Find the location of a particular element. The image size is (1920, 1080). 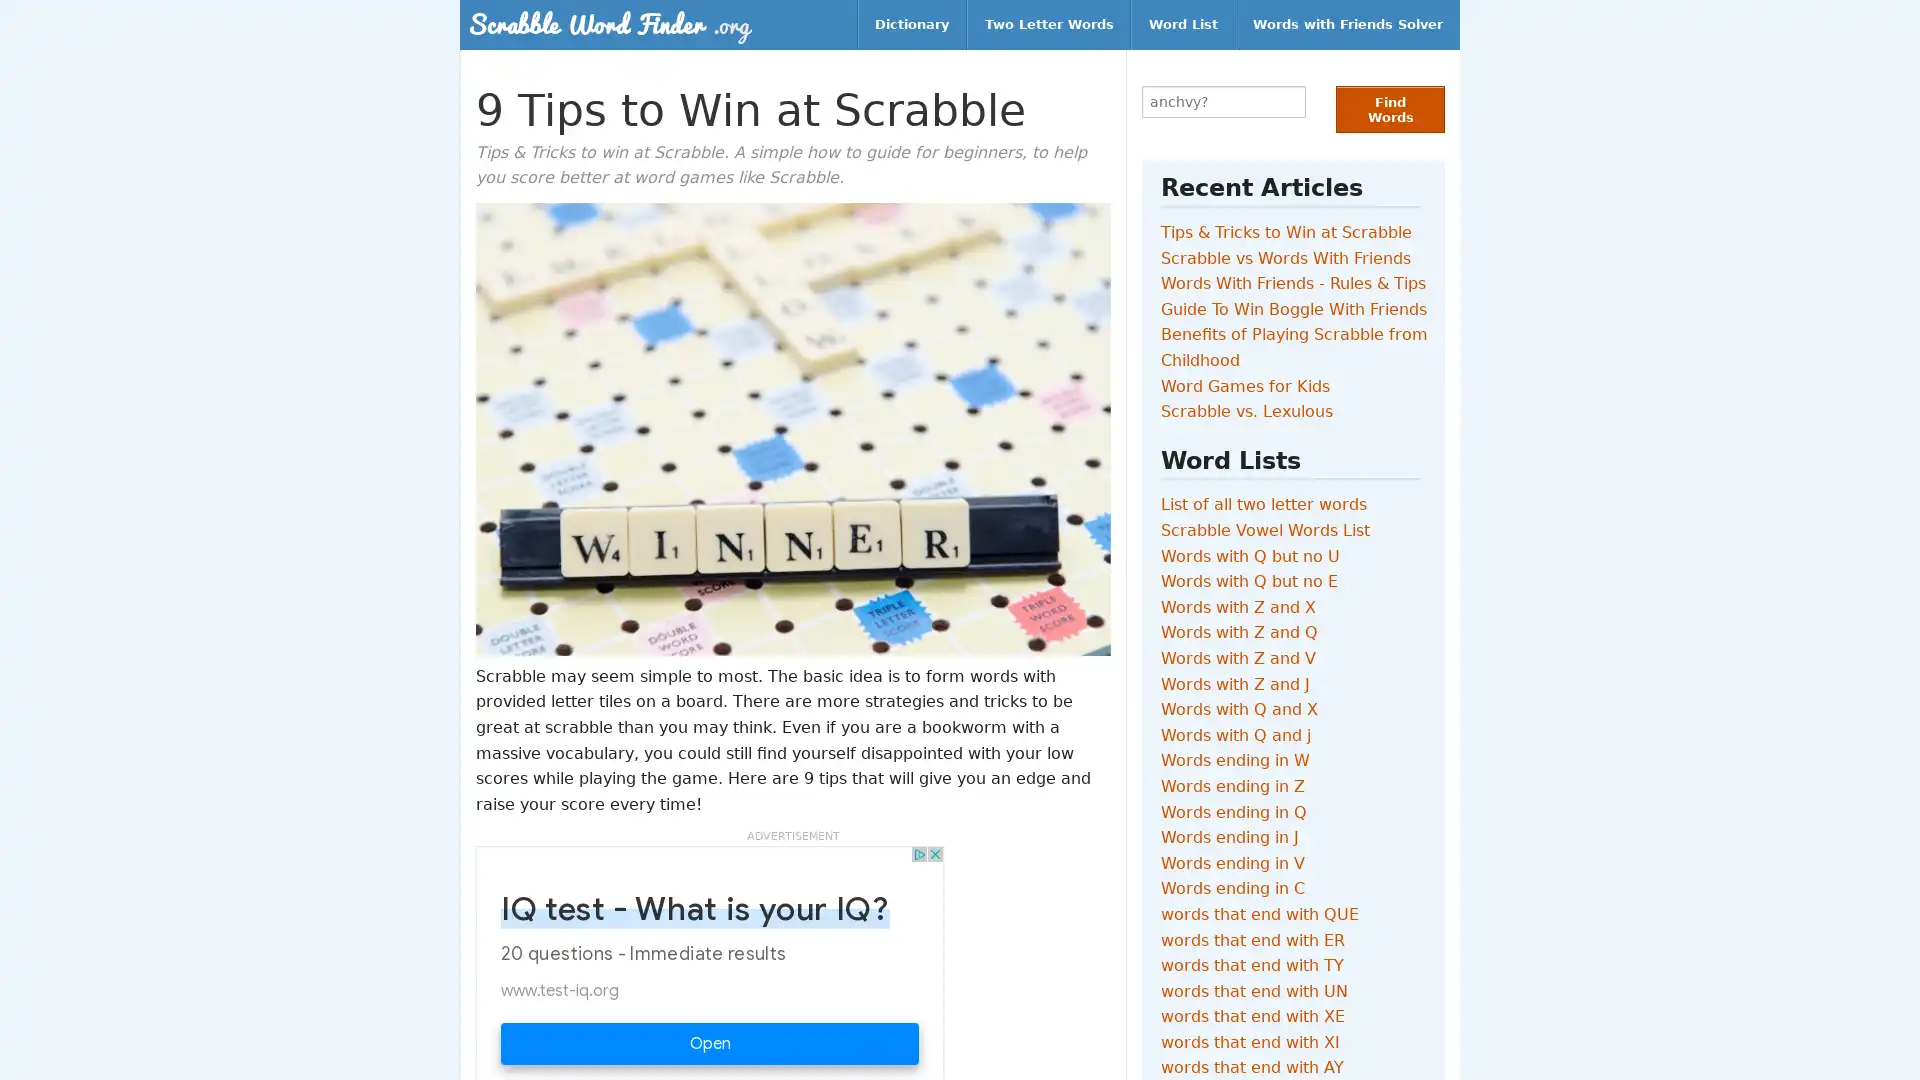

Find Words is located at coordinates (1389, 109).